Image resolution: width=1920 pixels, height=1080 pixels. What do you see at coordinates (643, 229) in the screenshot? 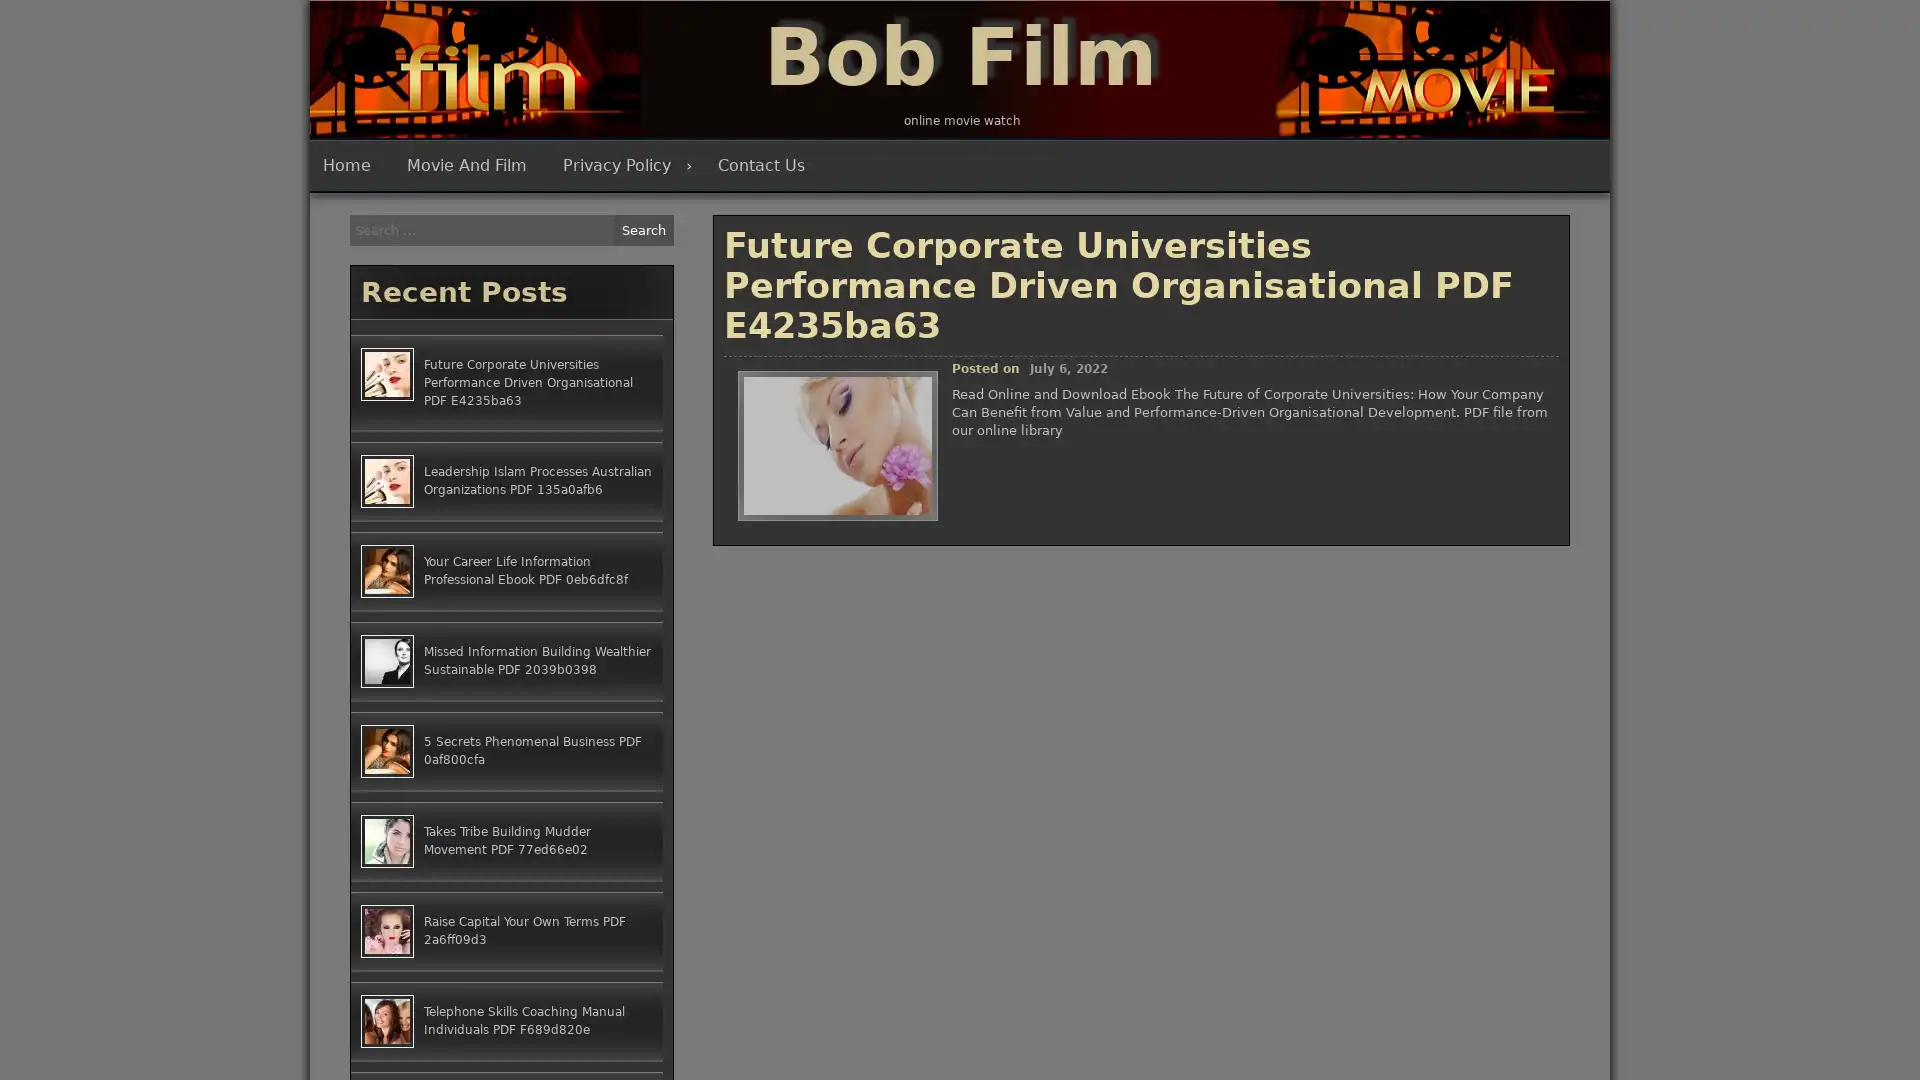
I see `Search` at bounding box center [643, 229].